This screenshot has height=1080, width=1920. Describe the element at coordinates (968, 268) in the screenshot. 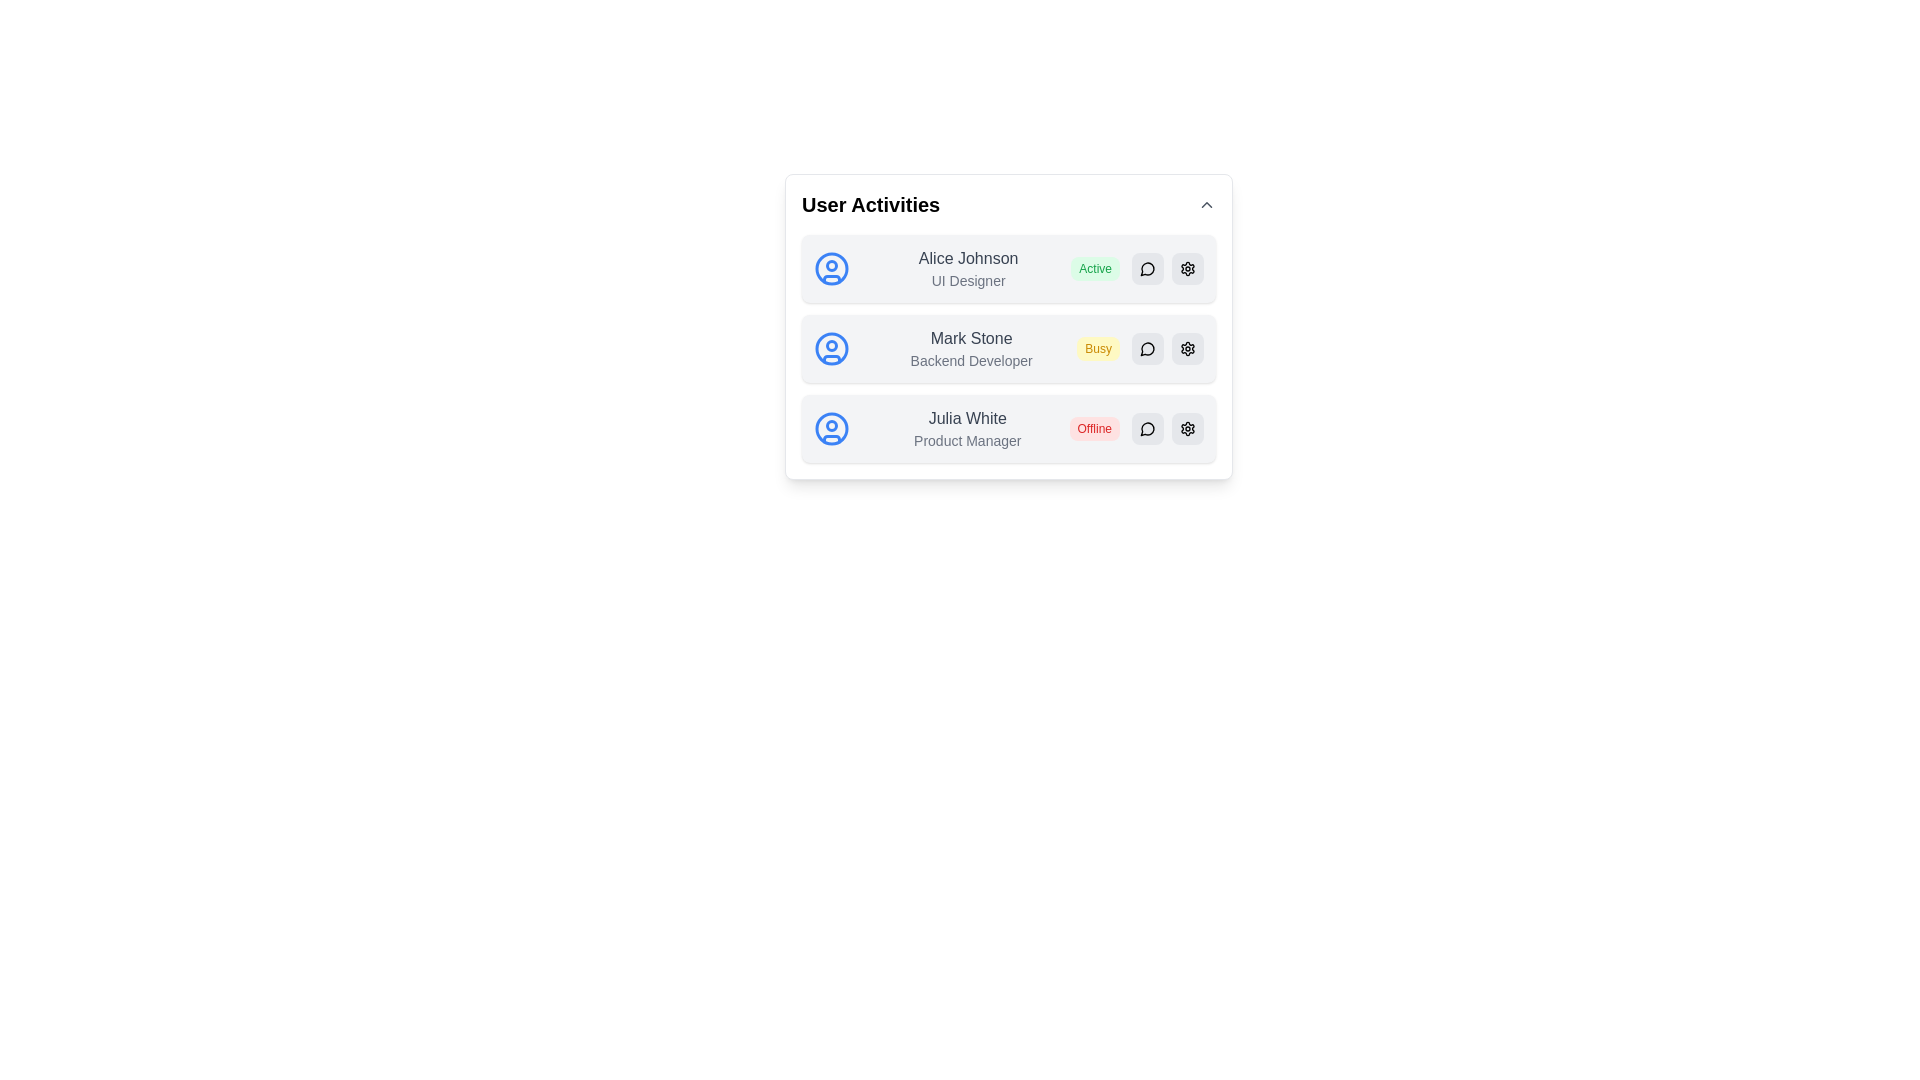

I see `the Text block that displays the user's name and job title, located in the list of users under 'User Activities'` at that location.